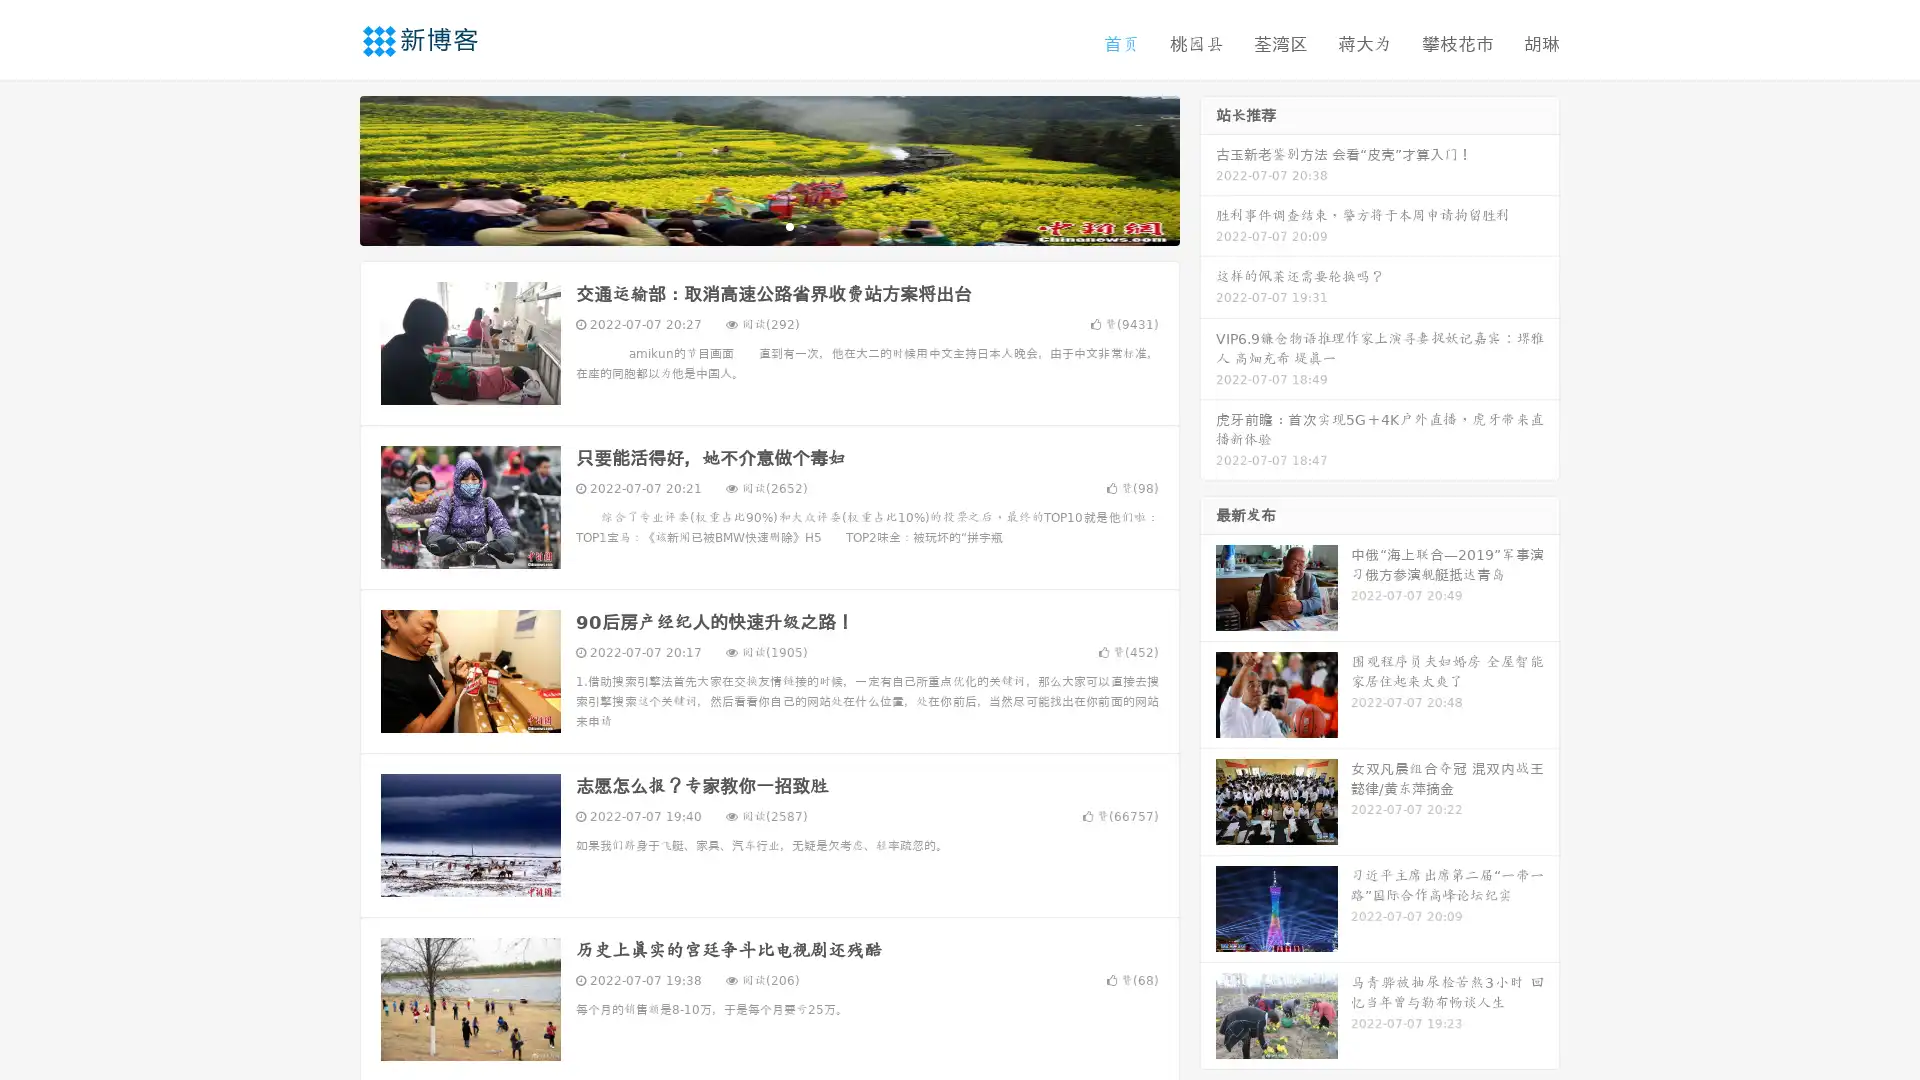 The image size is (1920, 1080). Describe the element at coordinates (789, 225) in the screenshot. I see `Go to slide 3` at that location.